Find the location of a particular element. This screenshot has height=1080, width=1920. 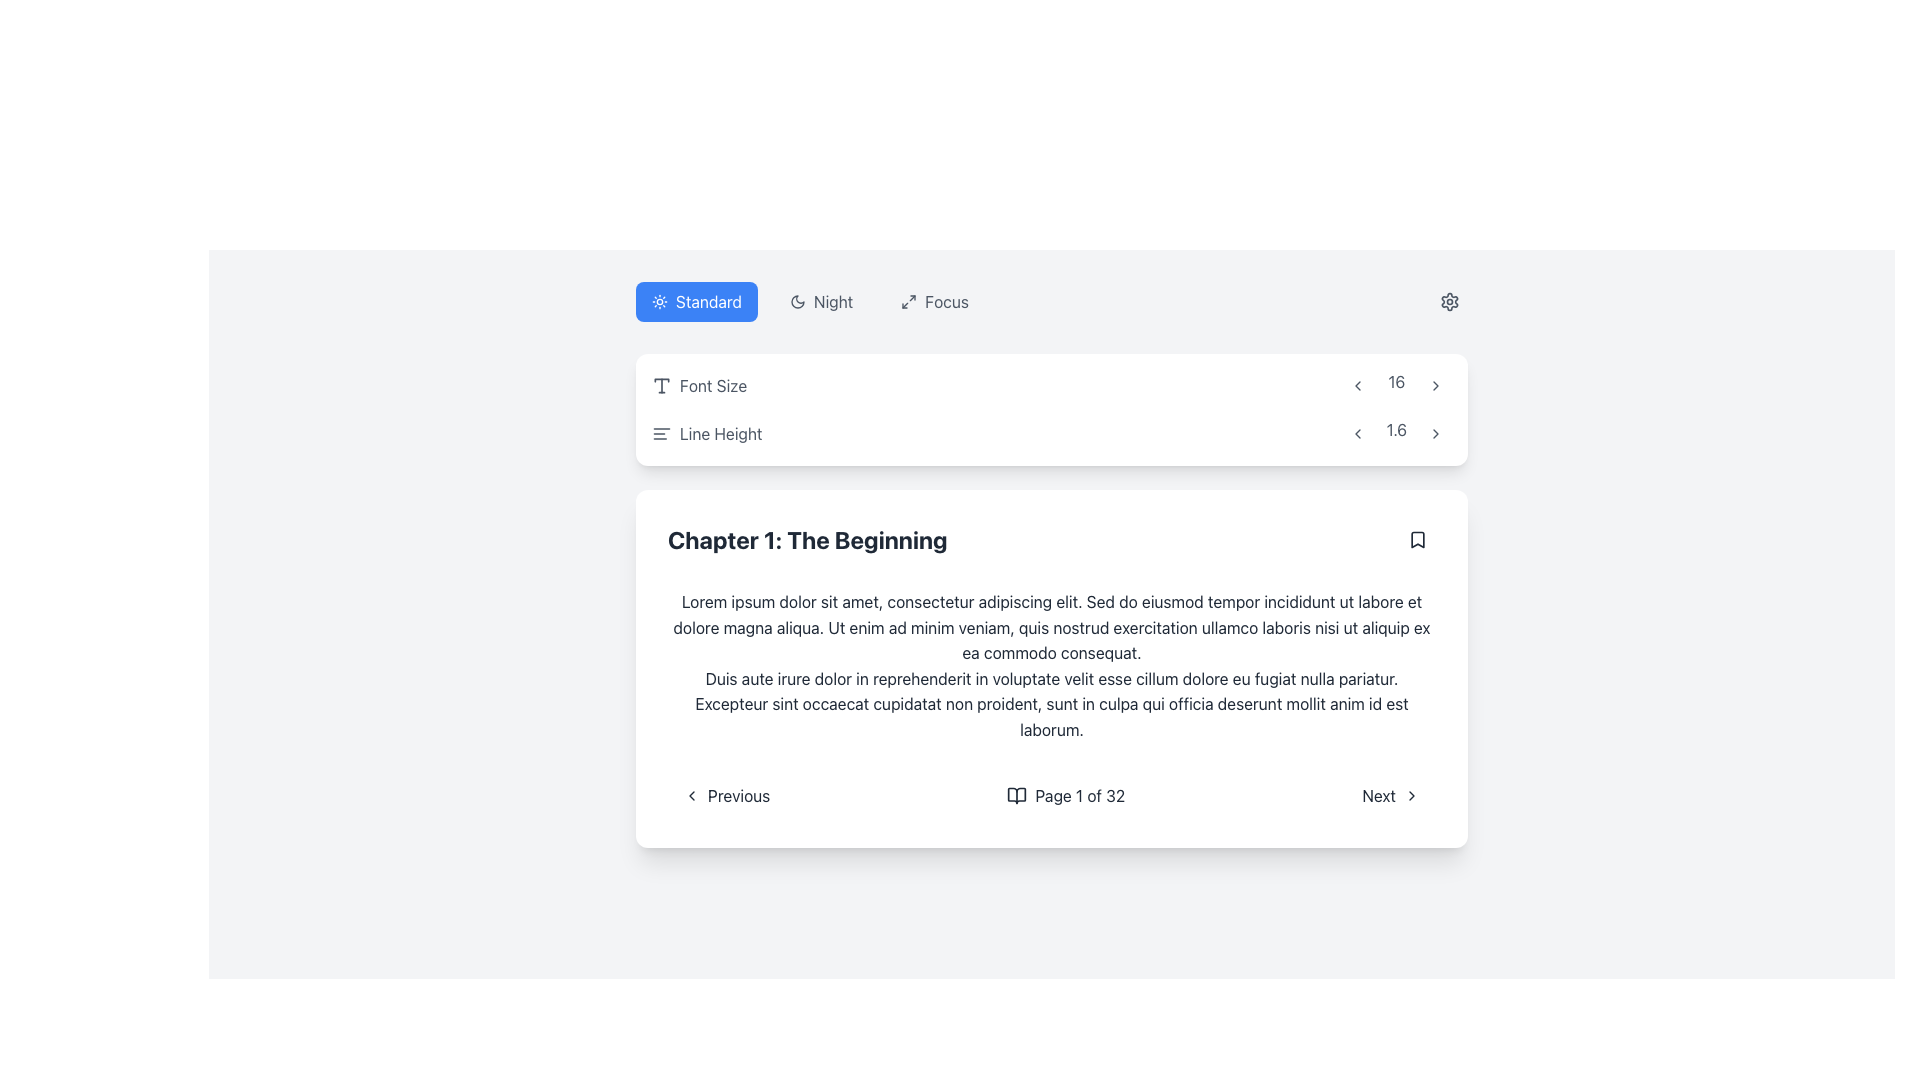

the small book icon, which is an outline drawing of an open book positioned to the left of the text 'Page 1 of 32' is located at coordinates (1017, 794).